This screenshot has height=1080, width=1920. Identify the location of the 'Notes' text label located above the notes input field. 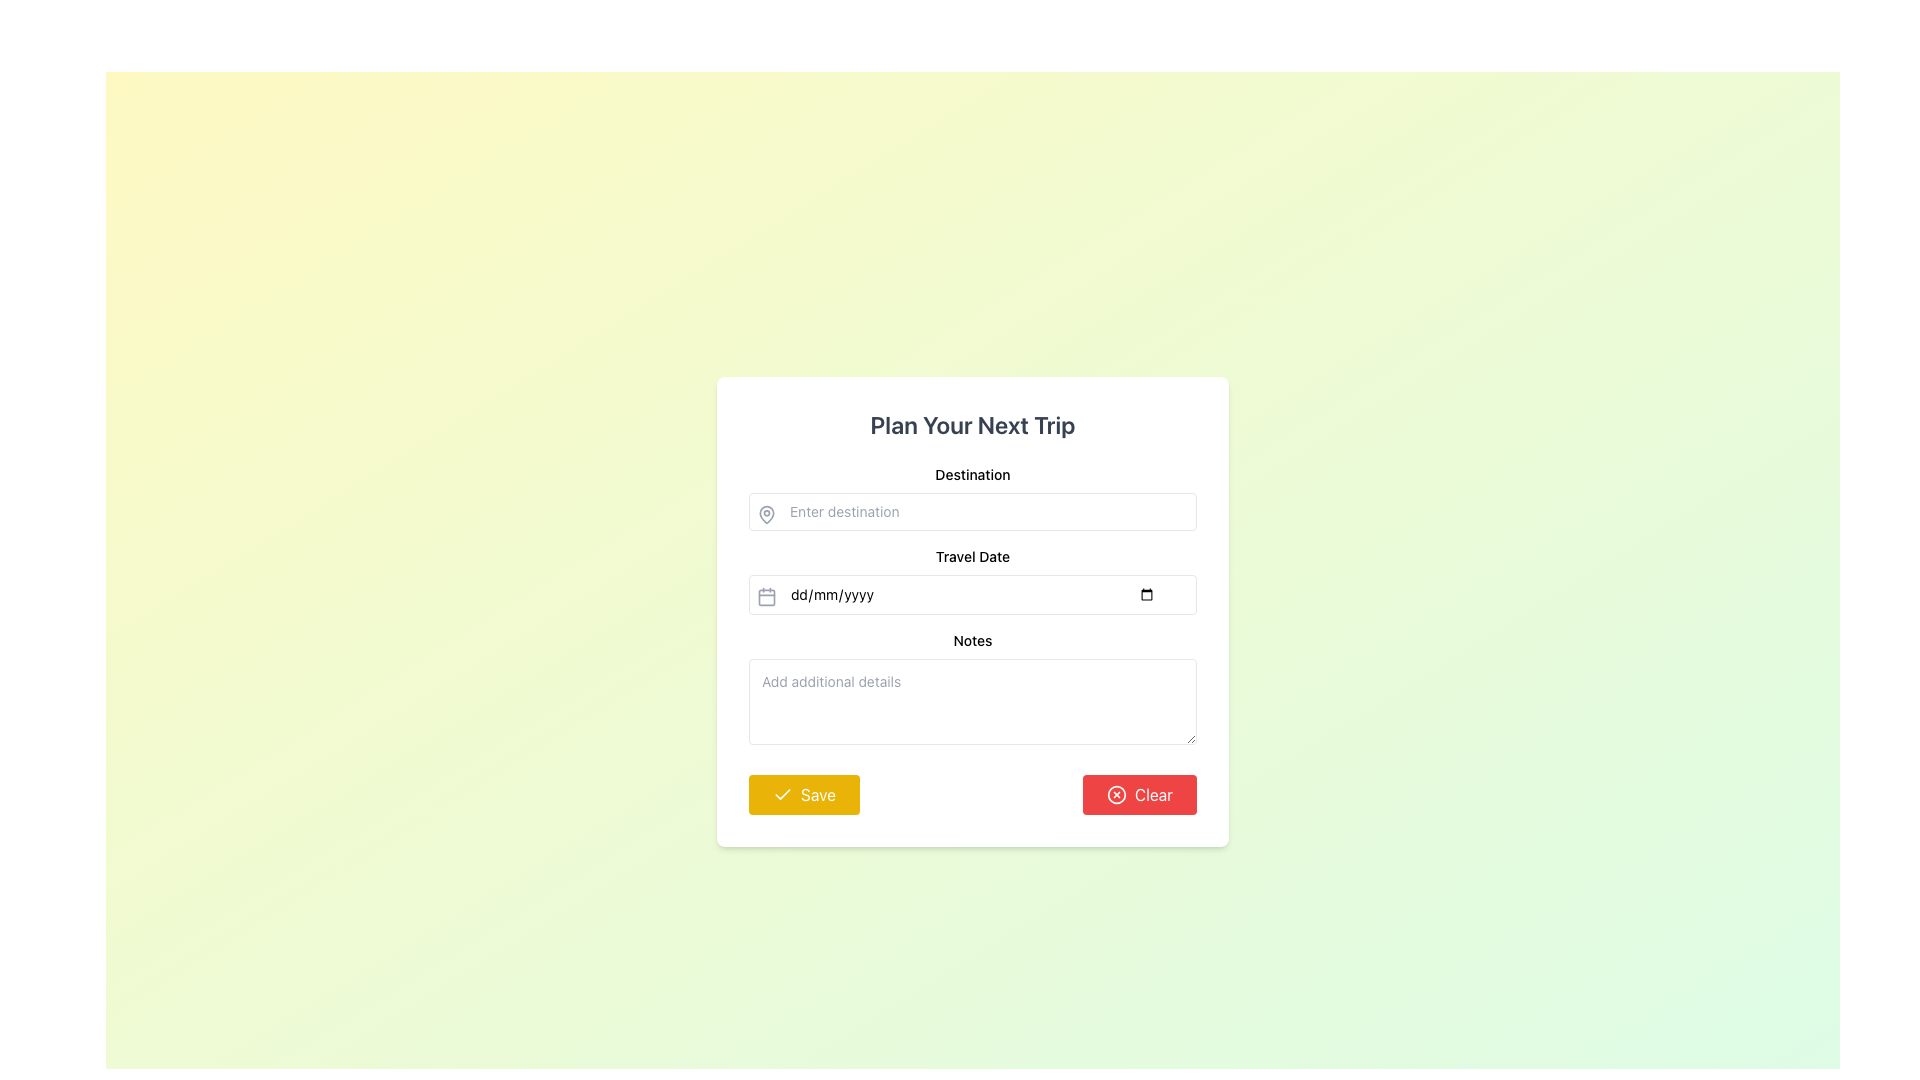
(973, 640).